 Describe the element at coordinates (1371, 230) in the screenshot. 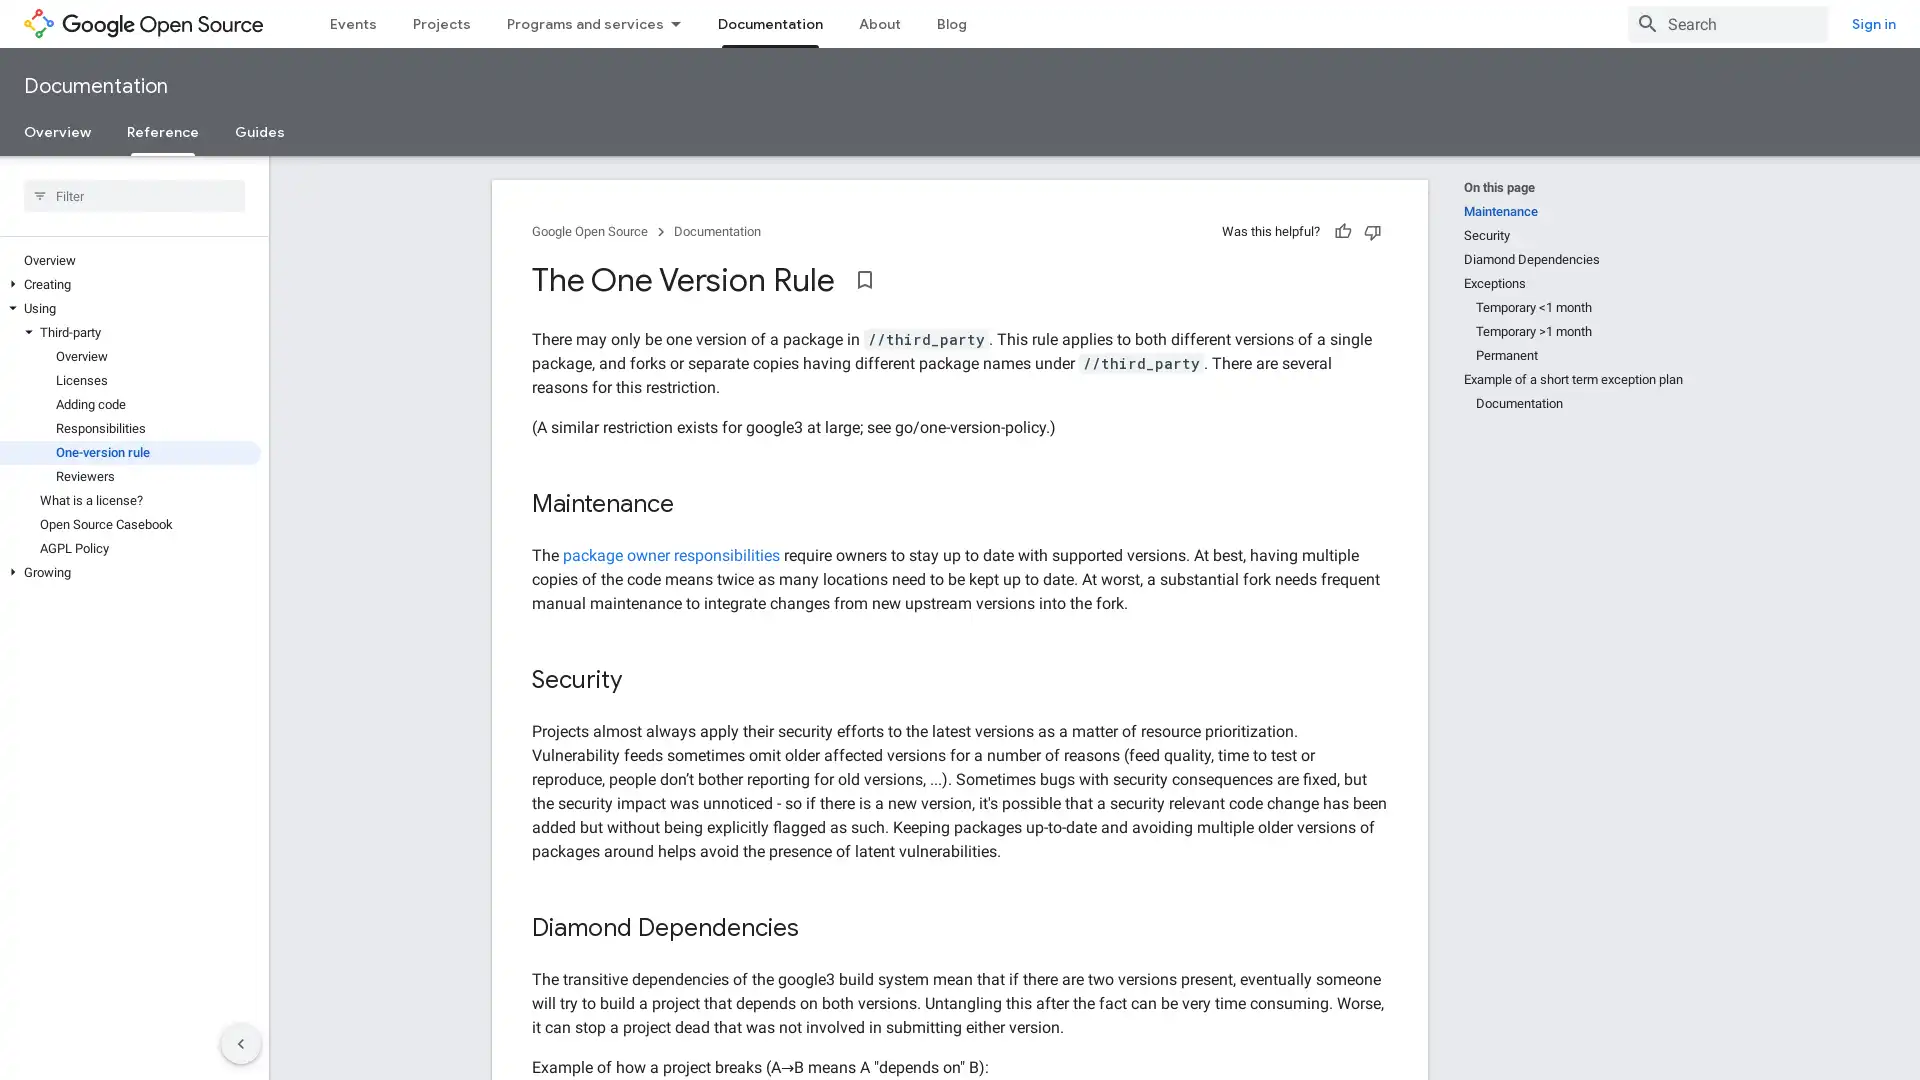

I see `Not helpful` at that location.